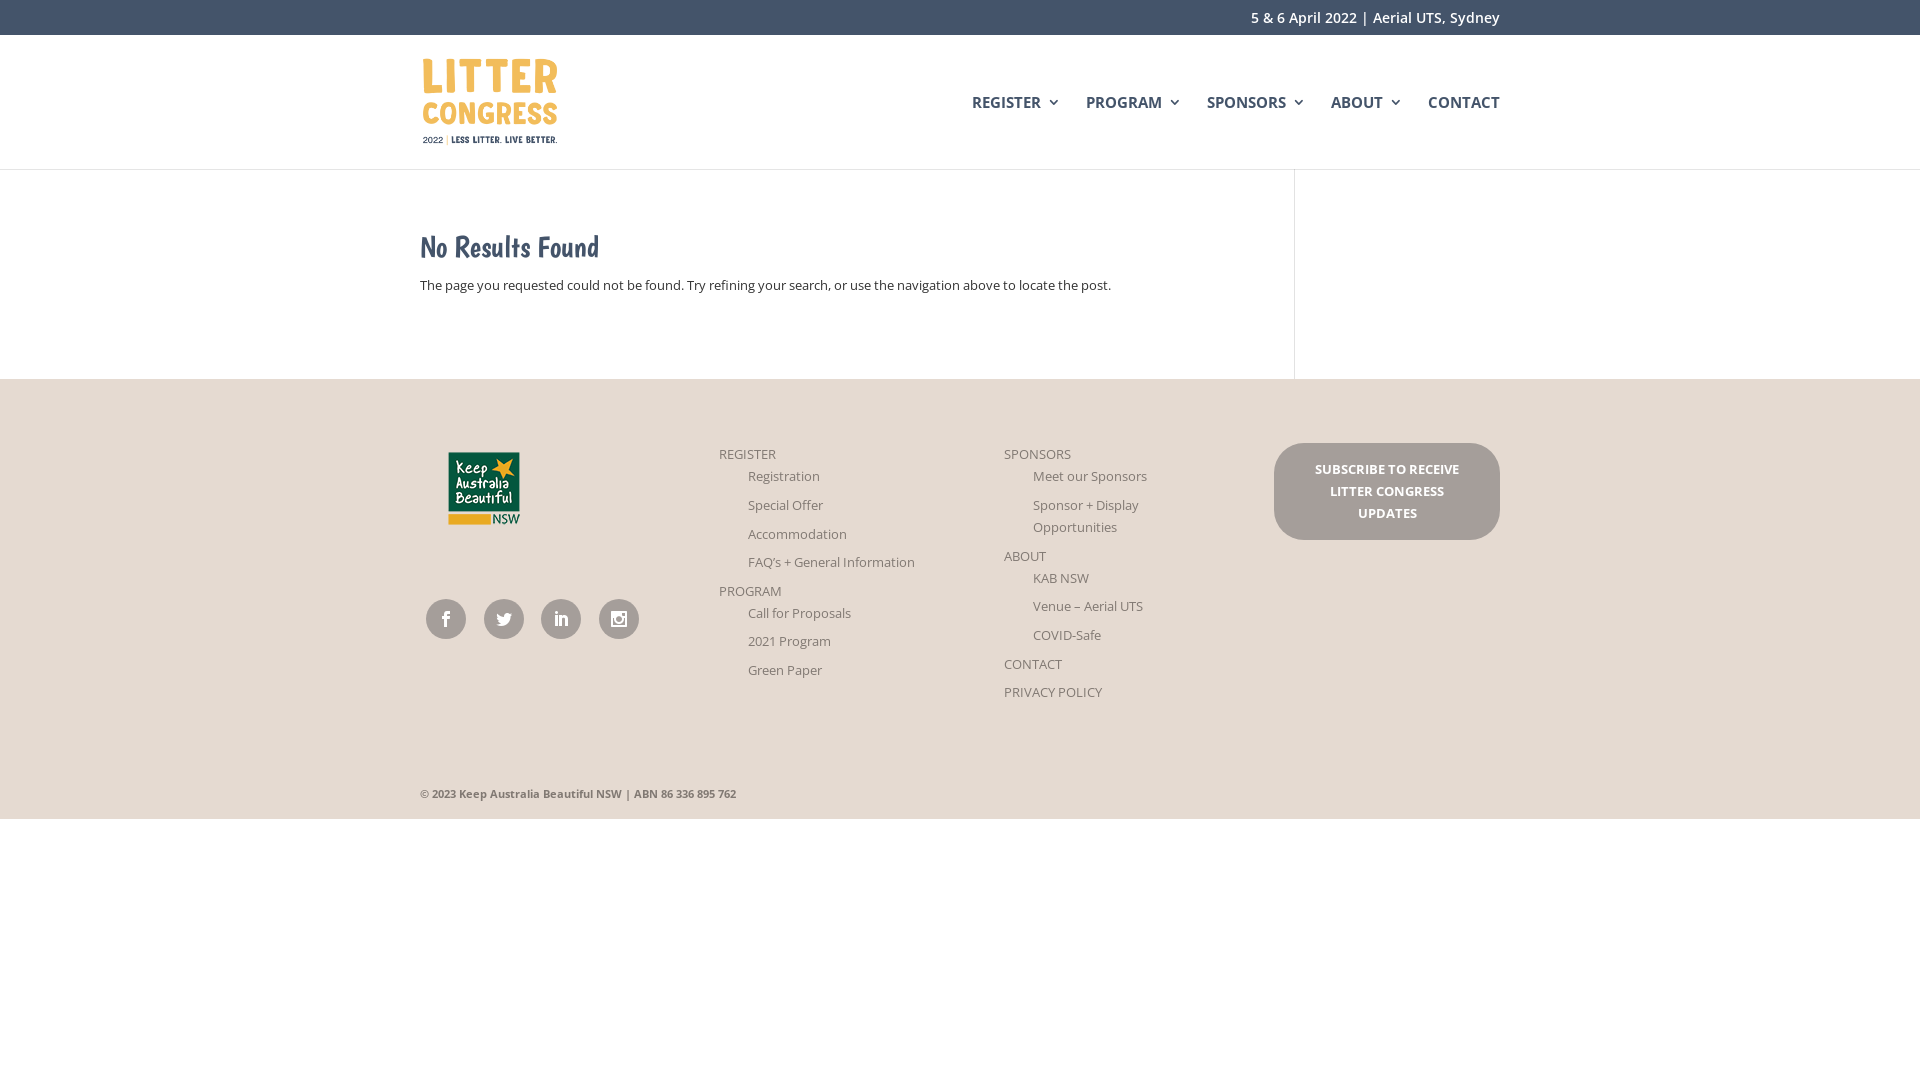 This screenshot has height=1080, width=1920. I want to click on 'Call for Proposals', so click(798, 612).